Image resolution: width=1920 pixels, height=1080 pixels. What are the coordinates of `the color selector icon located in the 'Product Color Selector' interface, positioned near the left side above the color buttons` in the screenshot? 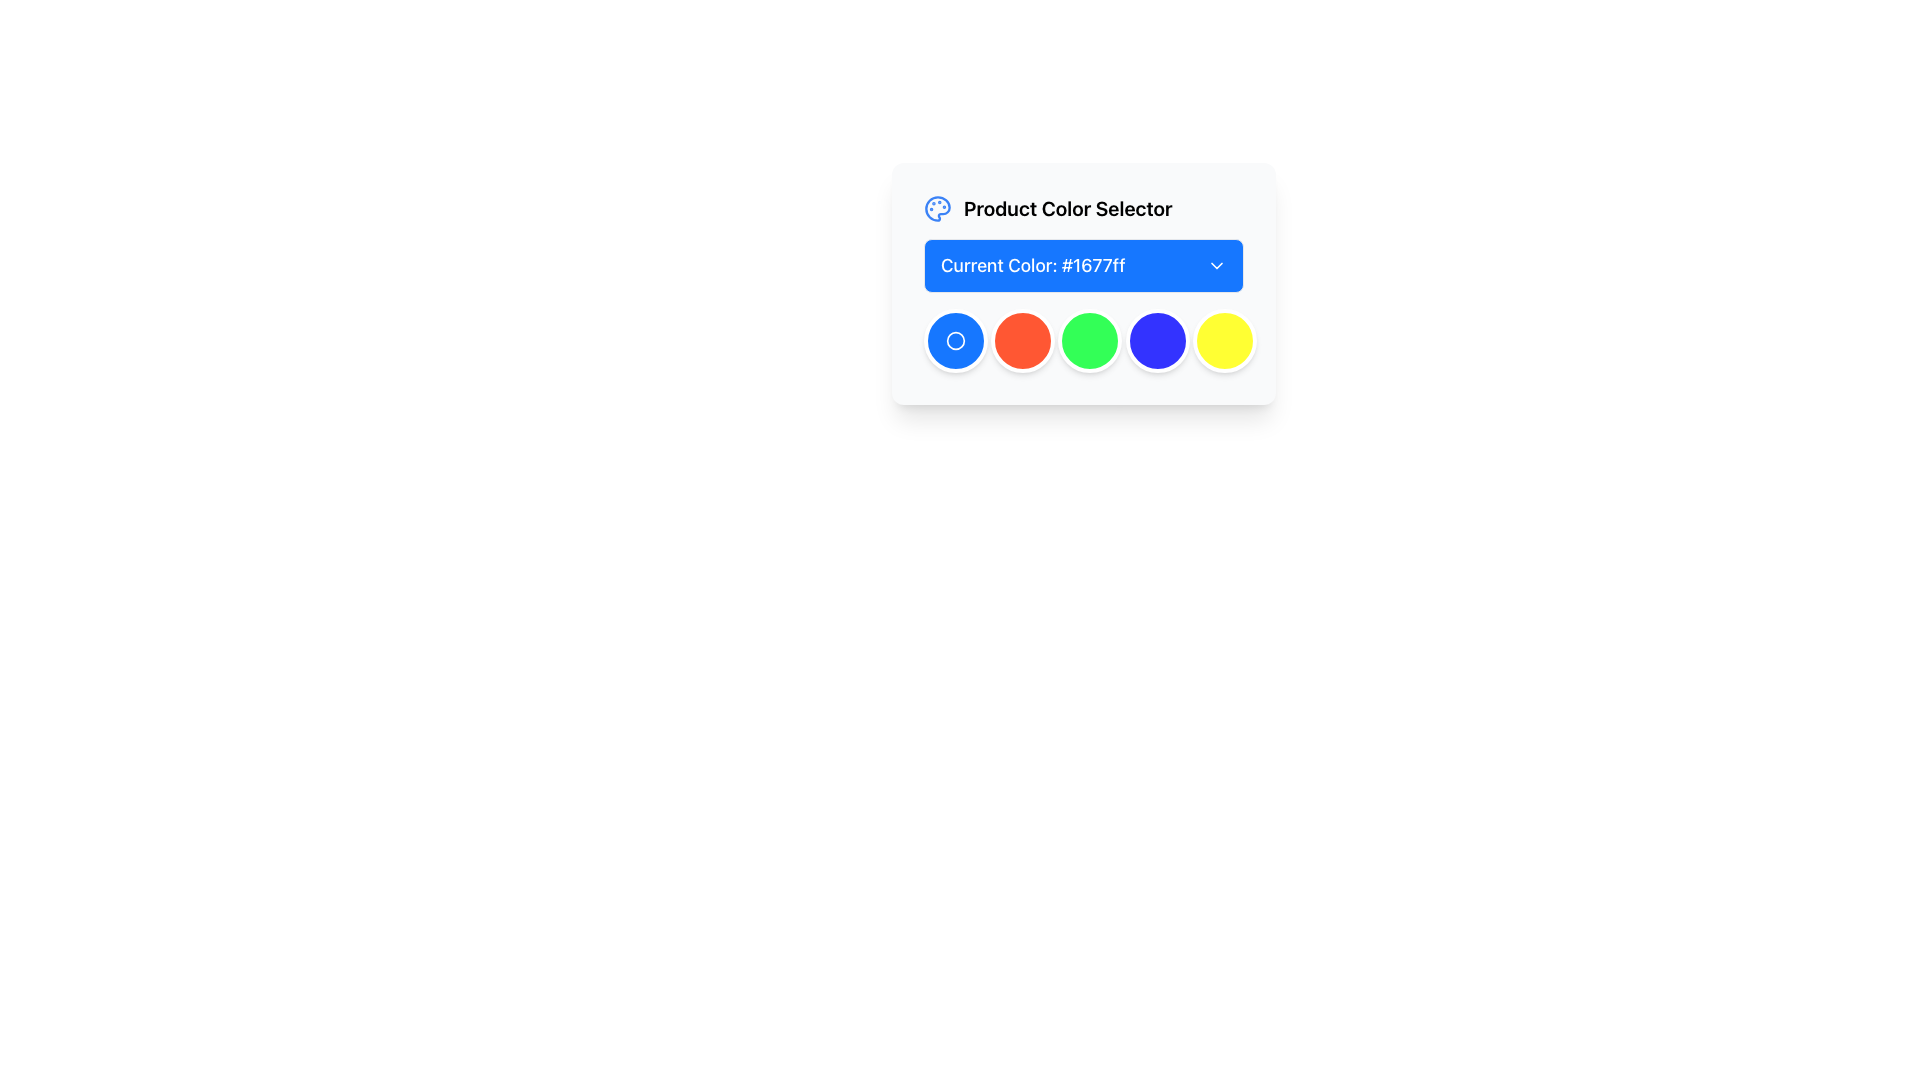 It's located at (936, 208).